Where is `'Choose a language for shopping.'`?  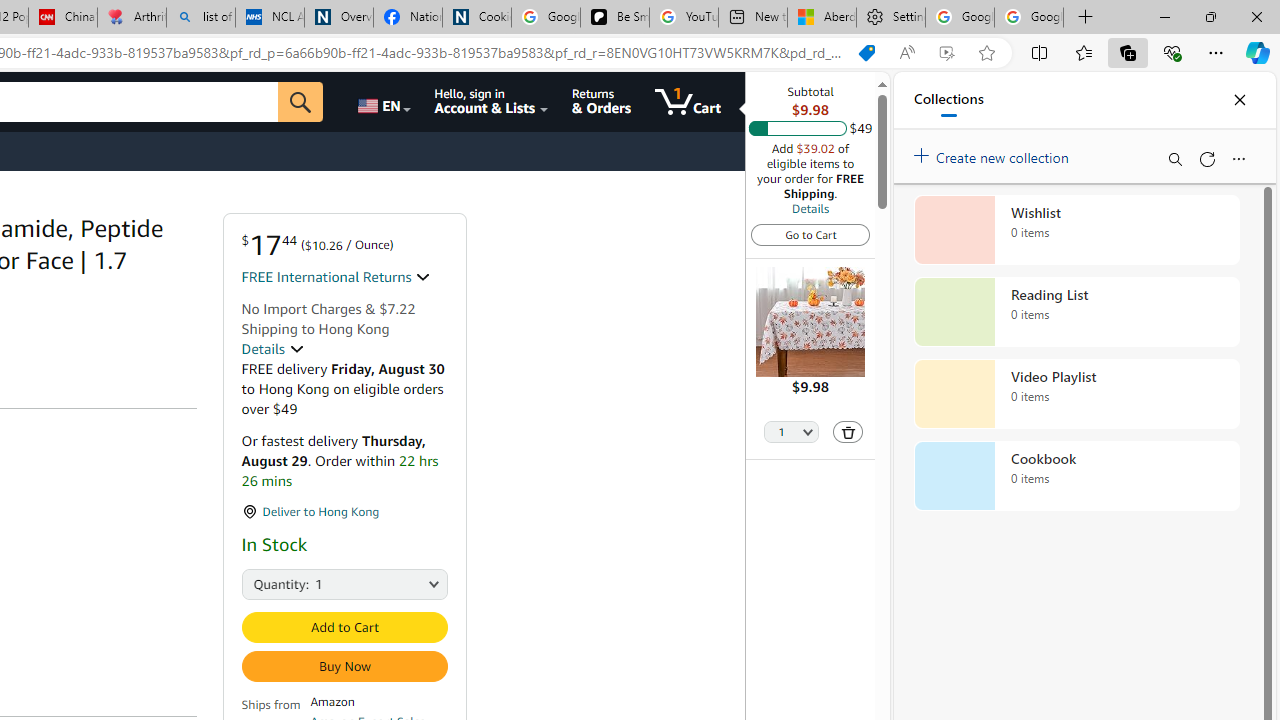 'Choose a language for shopping.' is located at coordinates (382, 101).